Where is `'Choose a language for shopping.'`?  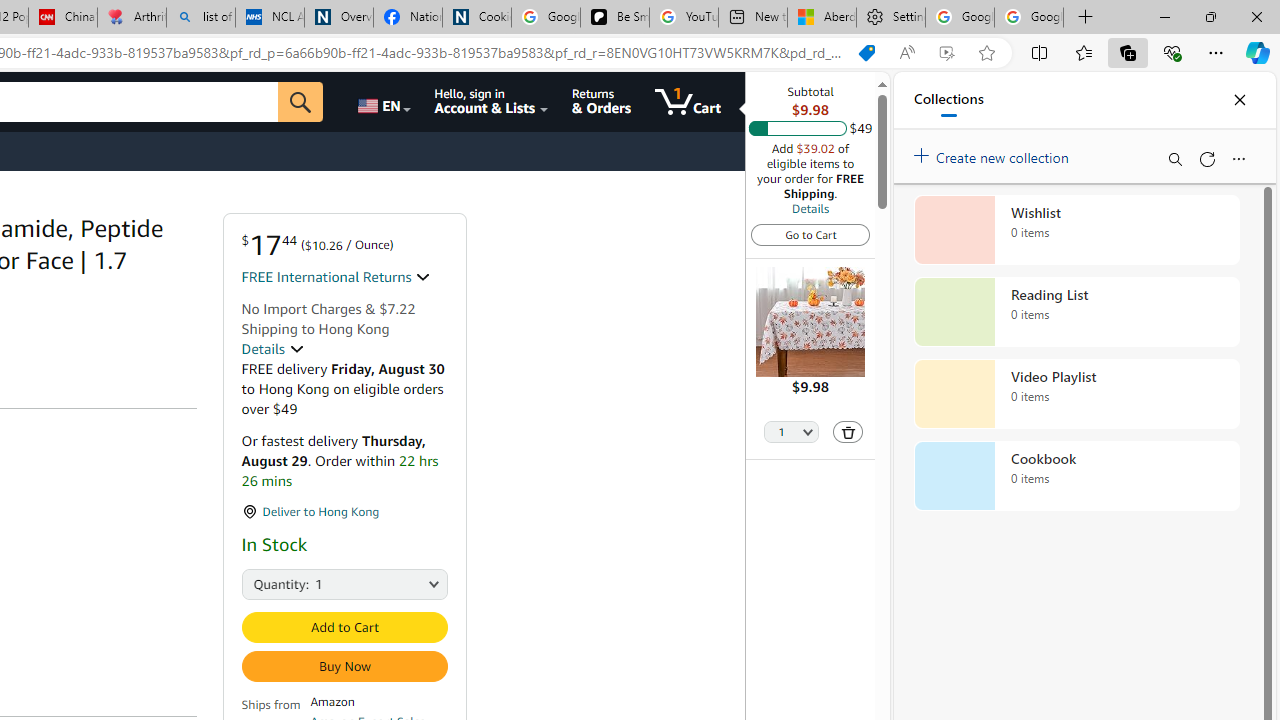 'Choose a language for shopping.' is located at coordinates (382, 101).